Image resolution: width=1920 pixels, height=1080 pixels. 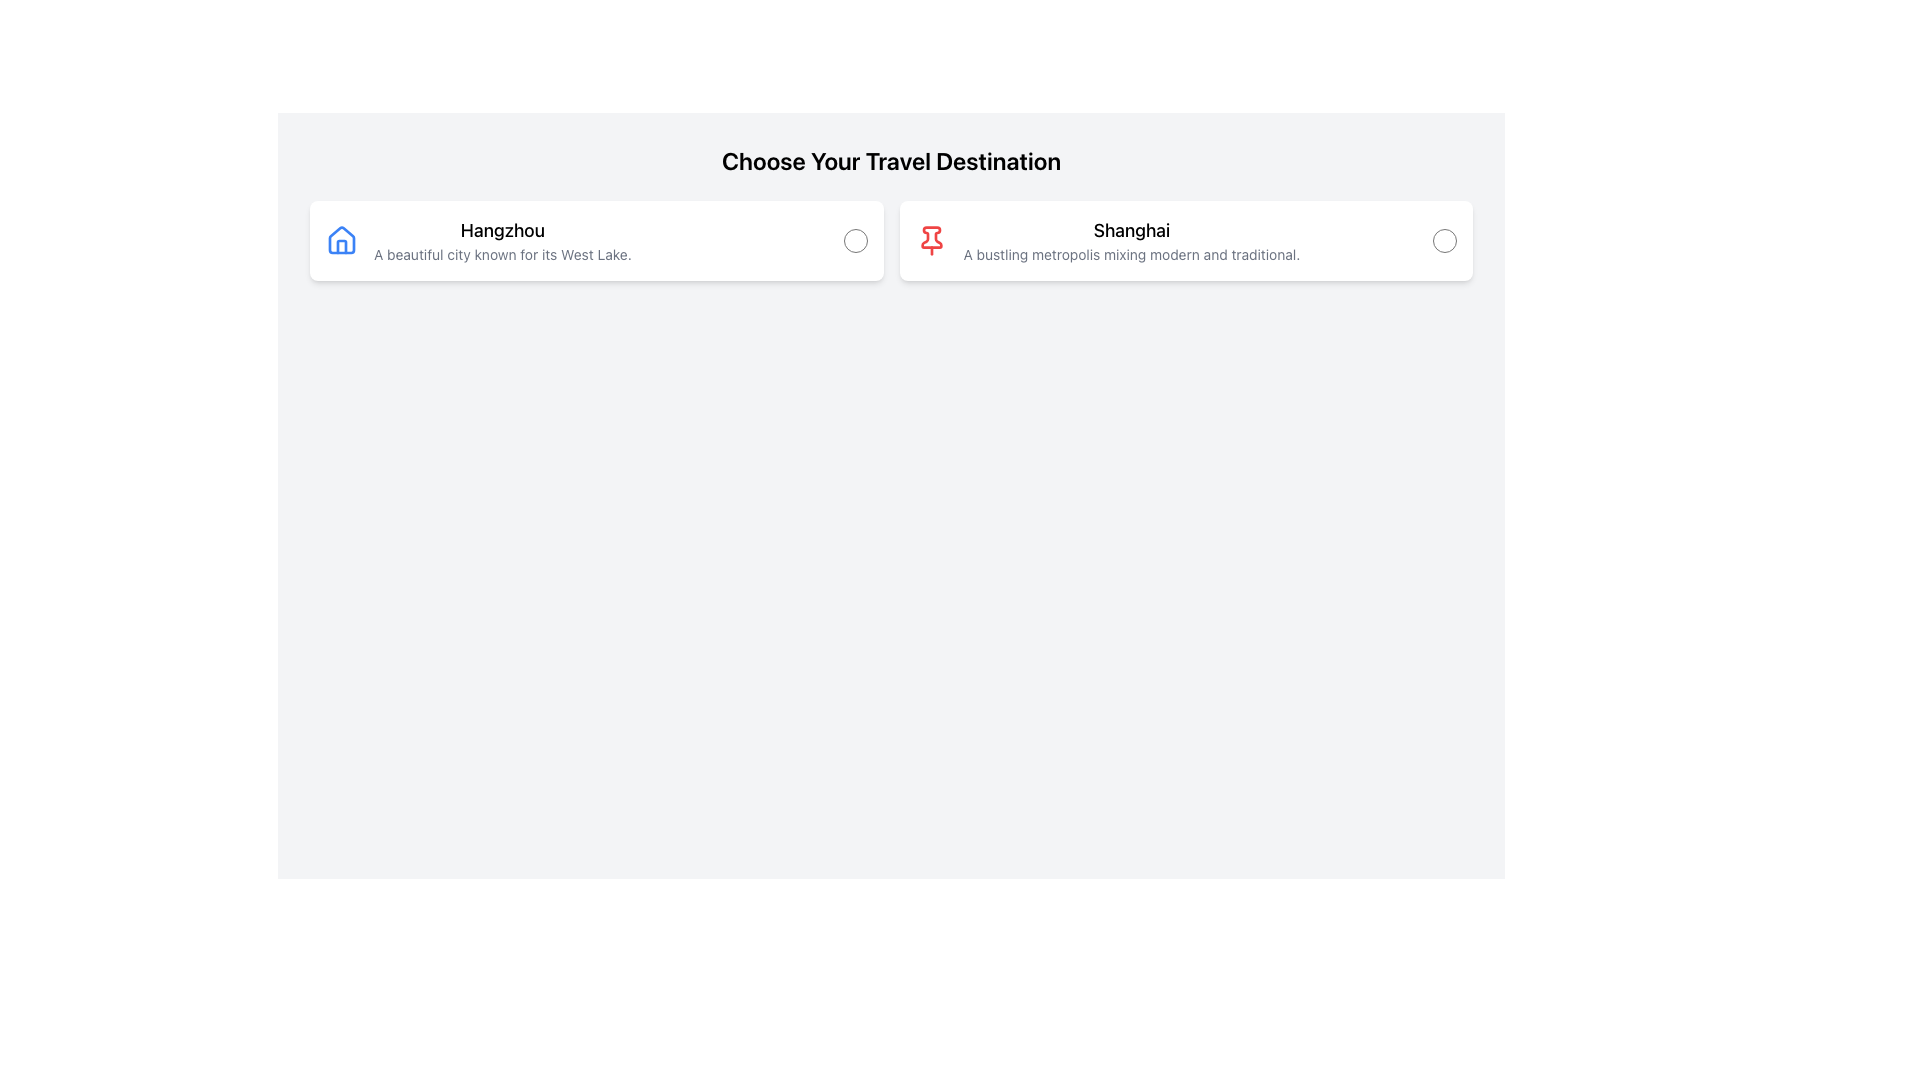 I want to click on the symbolic representation icon associated with the 'Shanghai' entry on the leftmost part of the content group, so click(x=930, y=239).